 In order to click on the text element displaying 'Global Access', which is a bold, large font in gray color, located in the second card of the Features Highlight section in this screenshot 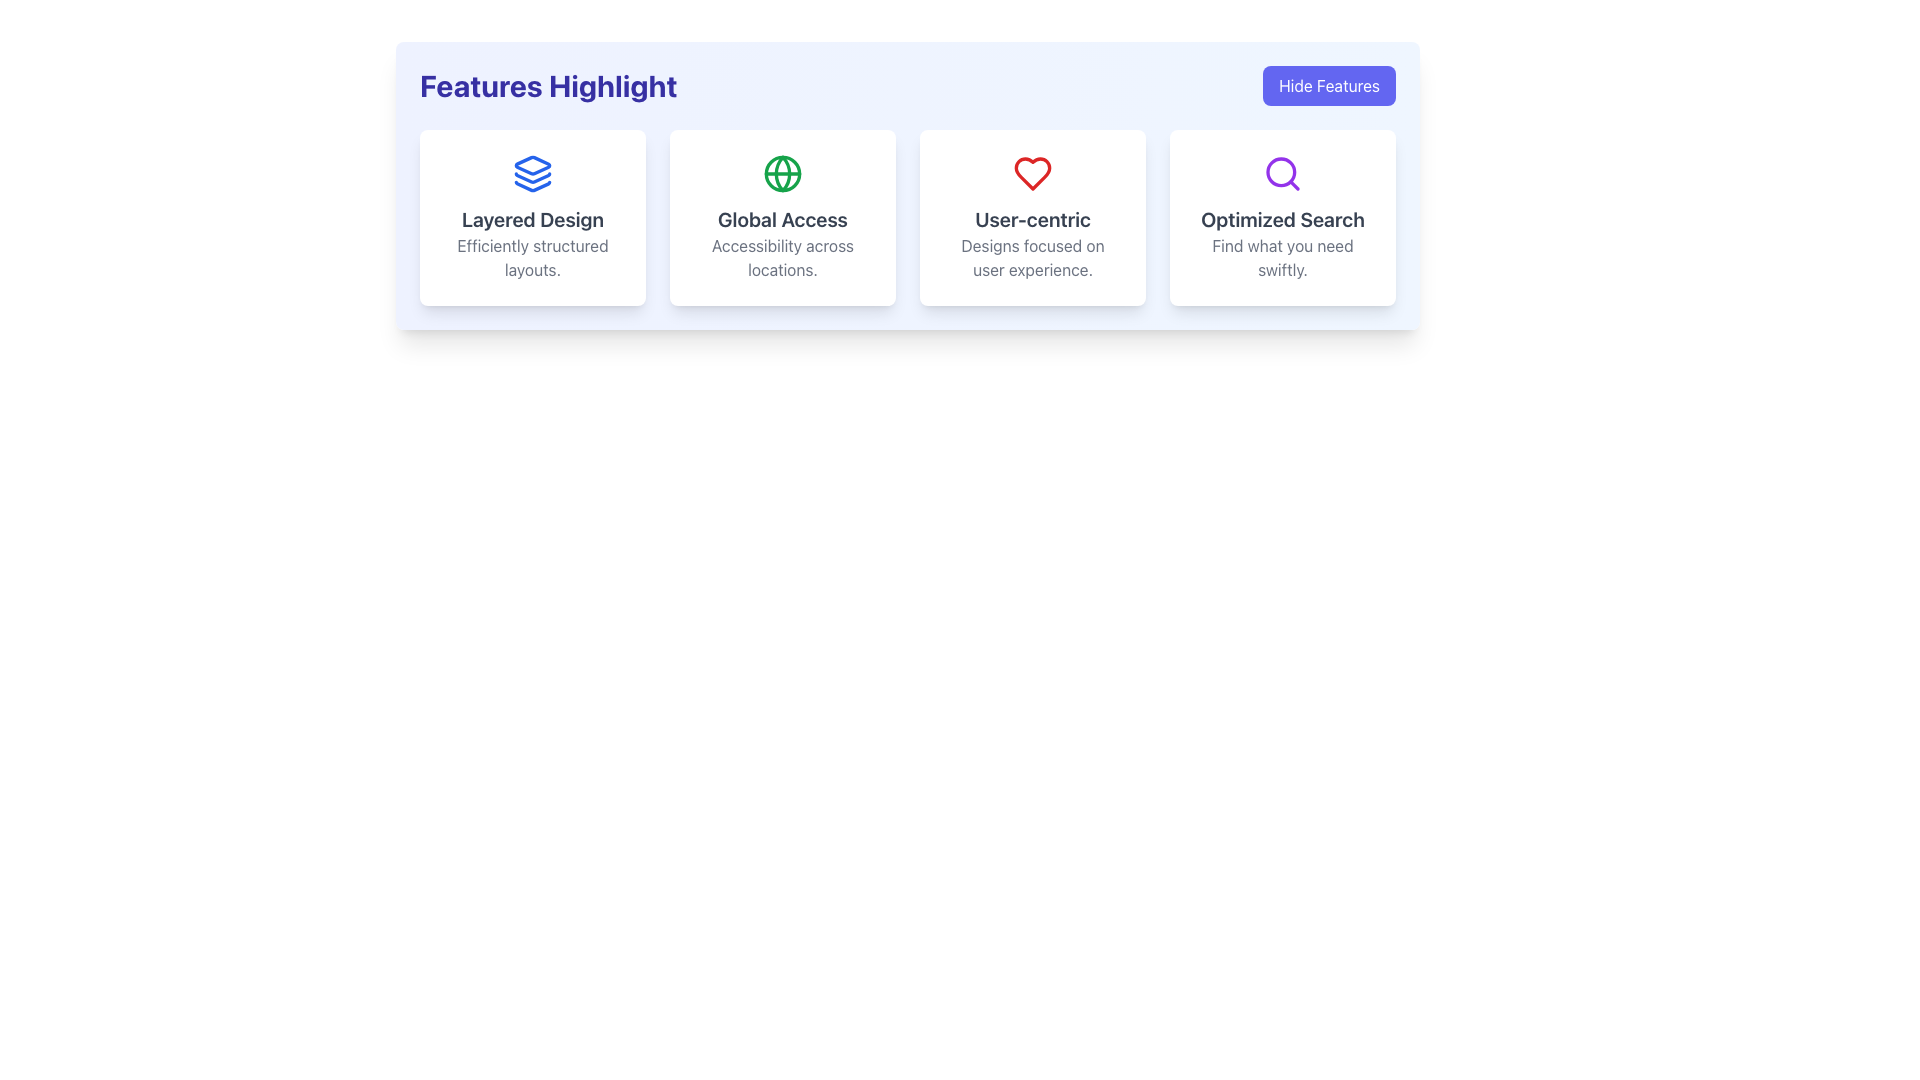, I will do `click(781, 219)`.